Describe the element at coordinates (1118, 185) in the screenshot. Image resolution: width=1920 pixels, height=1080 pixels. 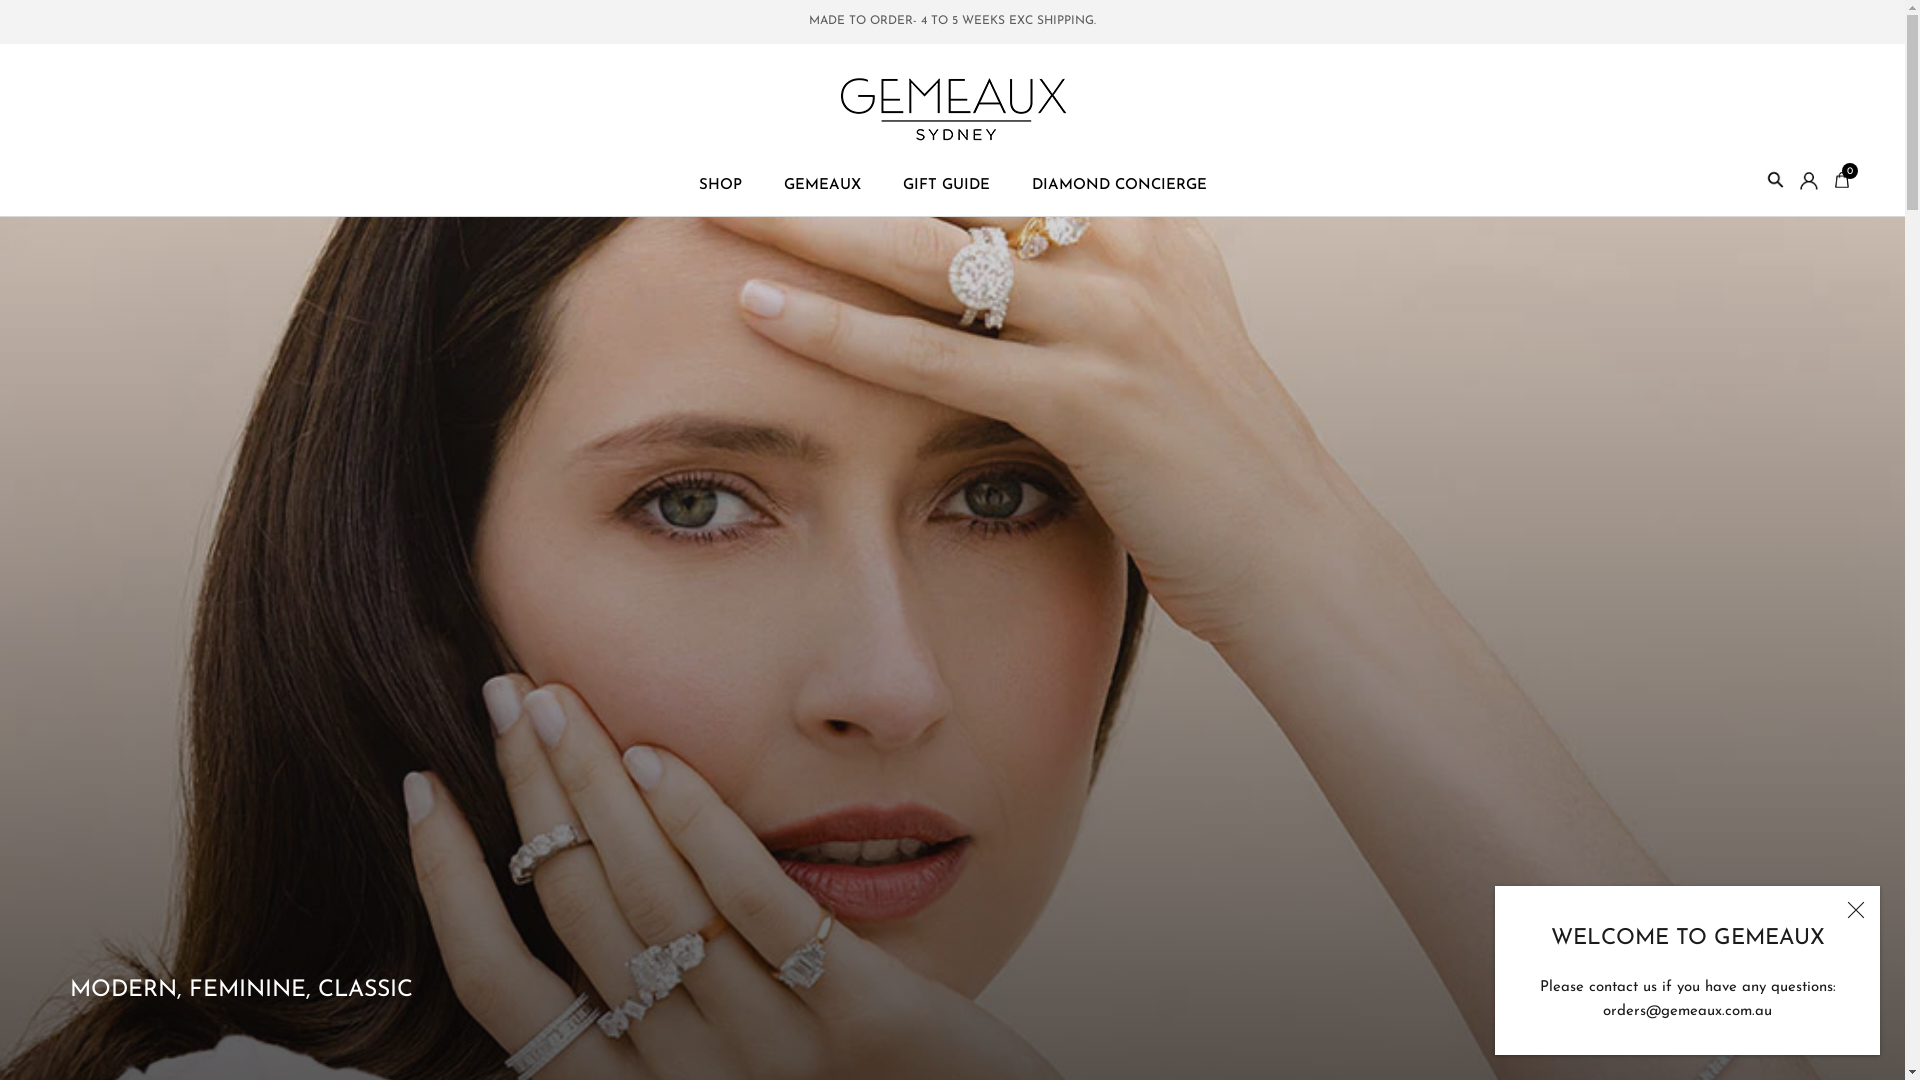
I see `'DIAMOND CONCIERGE` at that location.